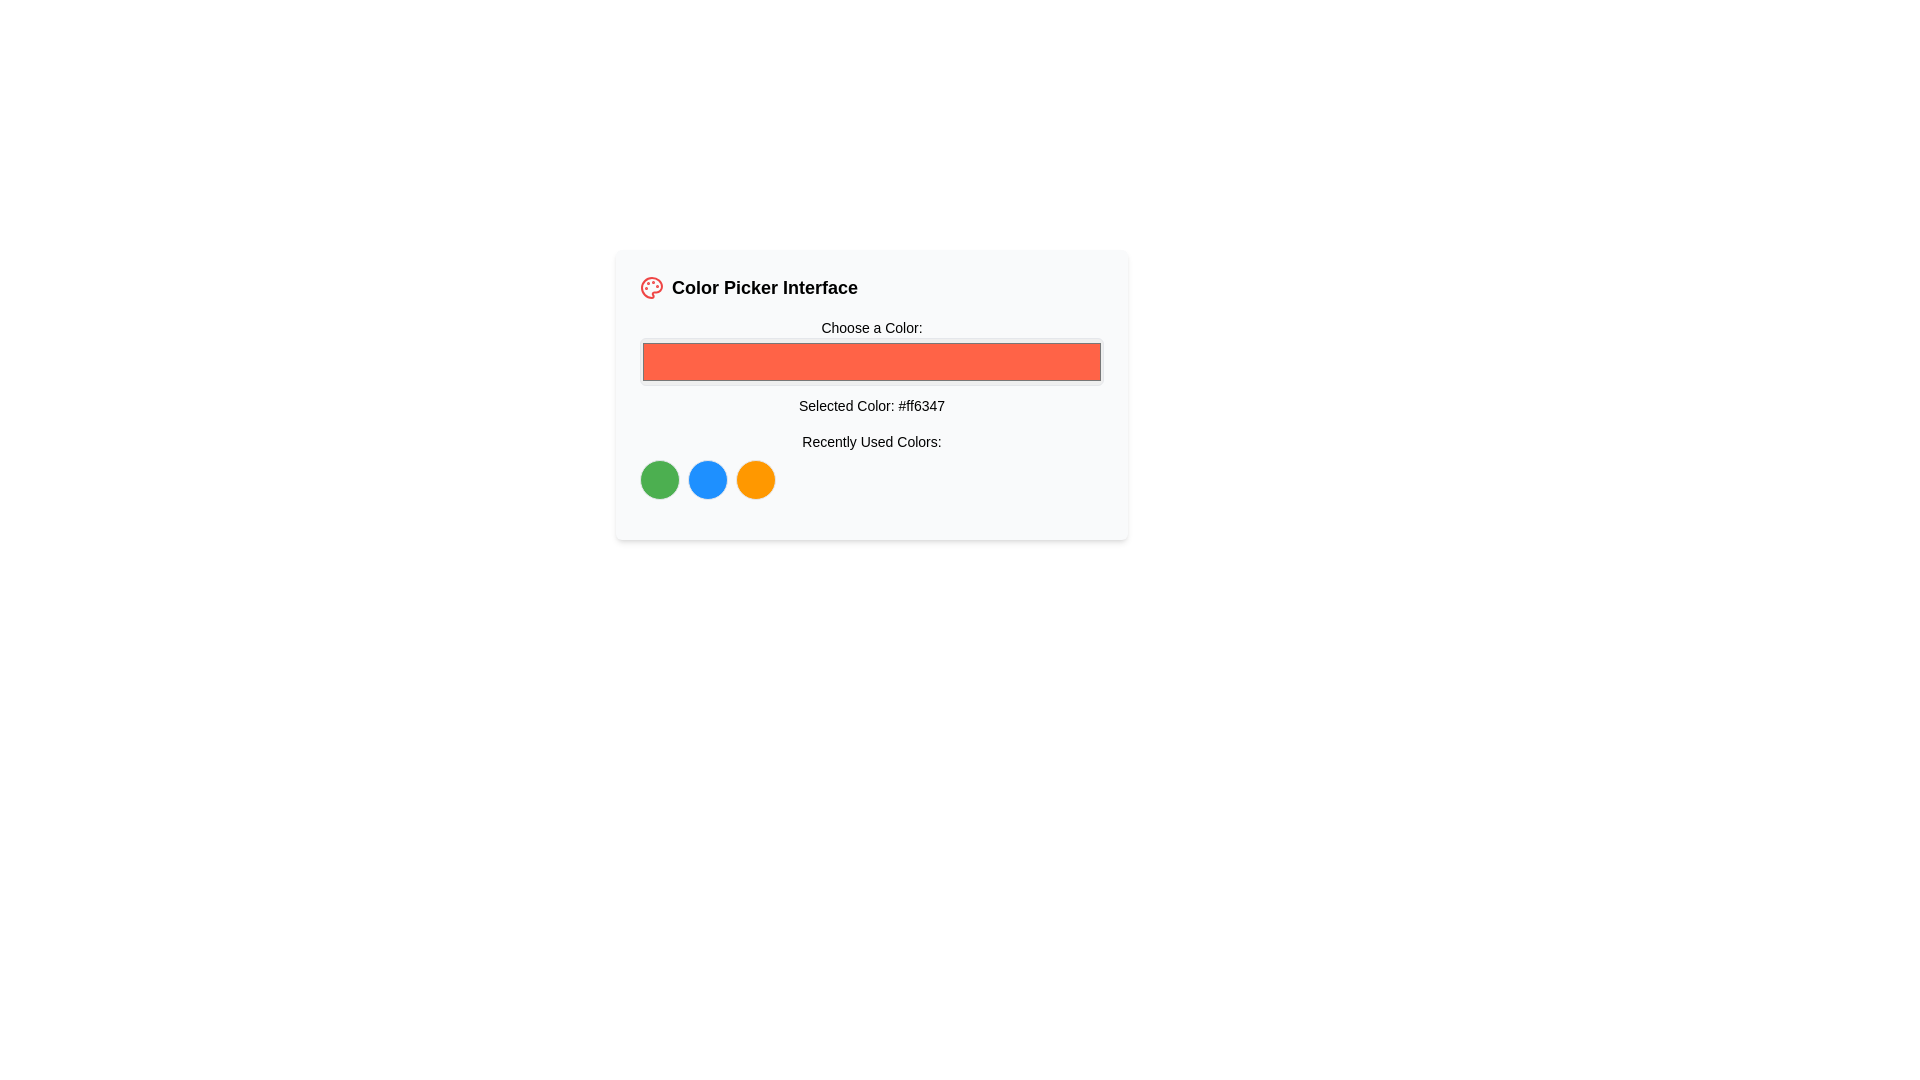  Describe the element at coordinates (872, 407) in the screenshot. I see `displayed color code '#ff6347' in the color picker interface, which is located within a card-like structure titled 'Choose a Color:'` at that location.